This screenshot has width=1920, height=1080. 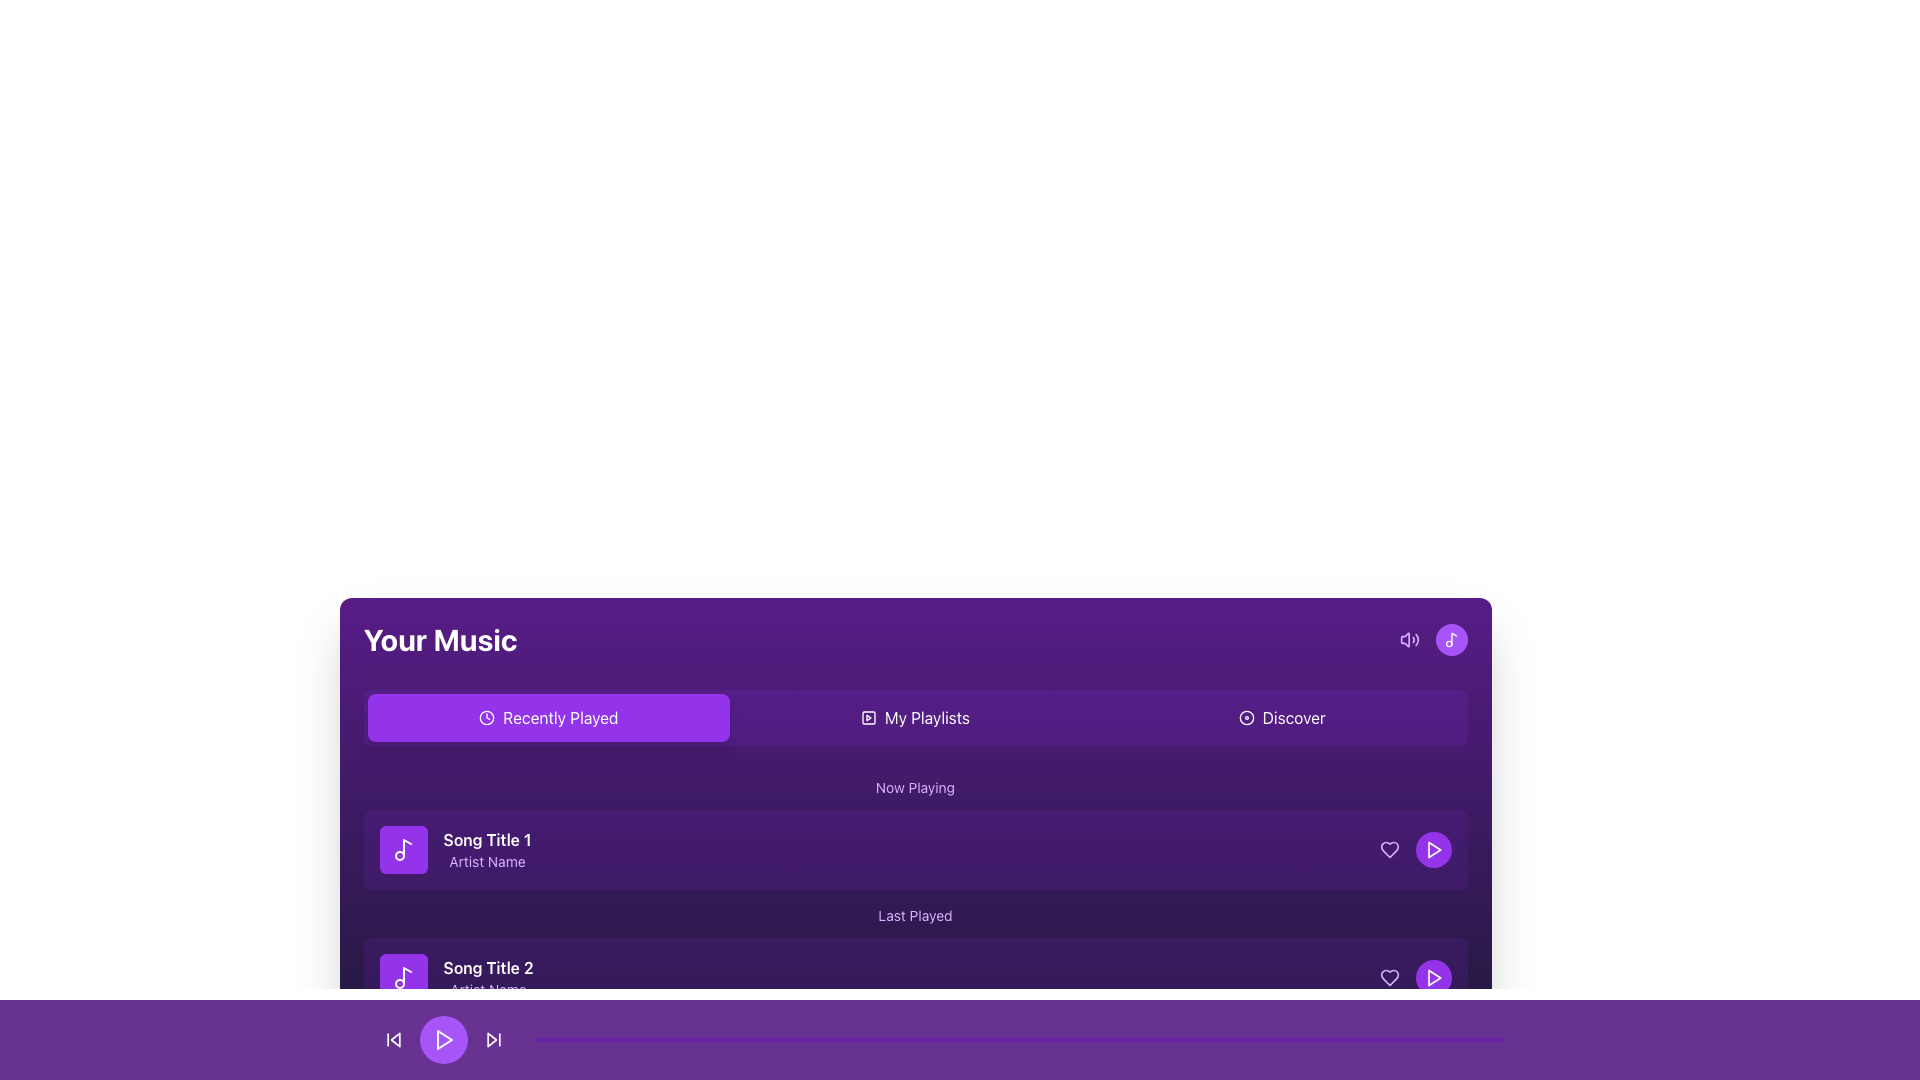 I want to click on the first list item representing a song in the 'Your Music' section, which displays the song's title and artist information, so click(x=454, y=849).